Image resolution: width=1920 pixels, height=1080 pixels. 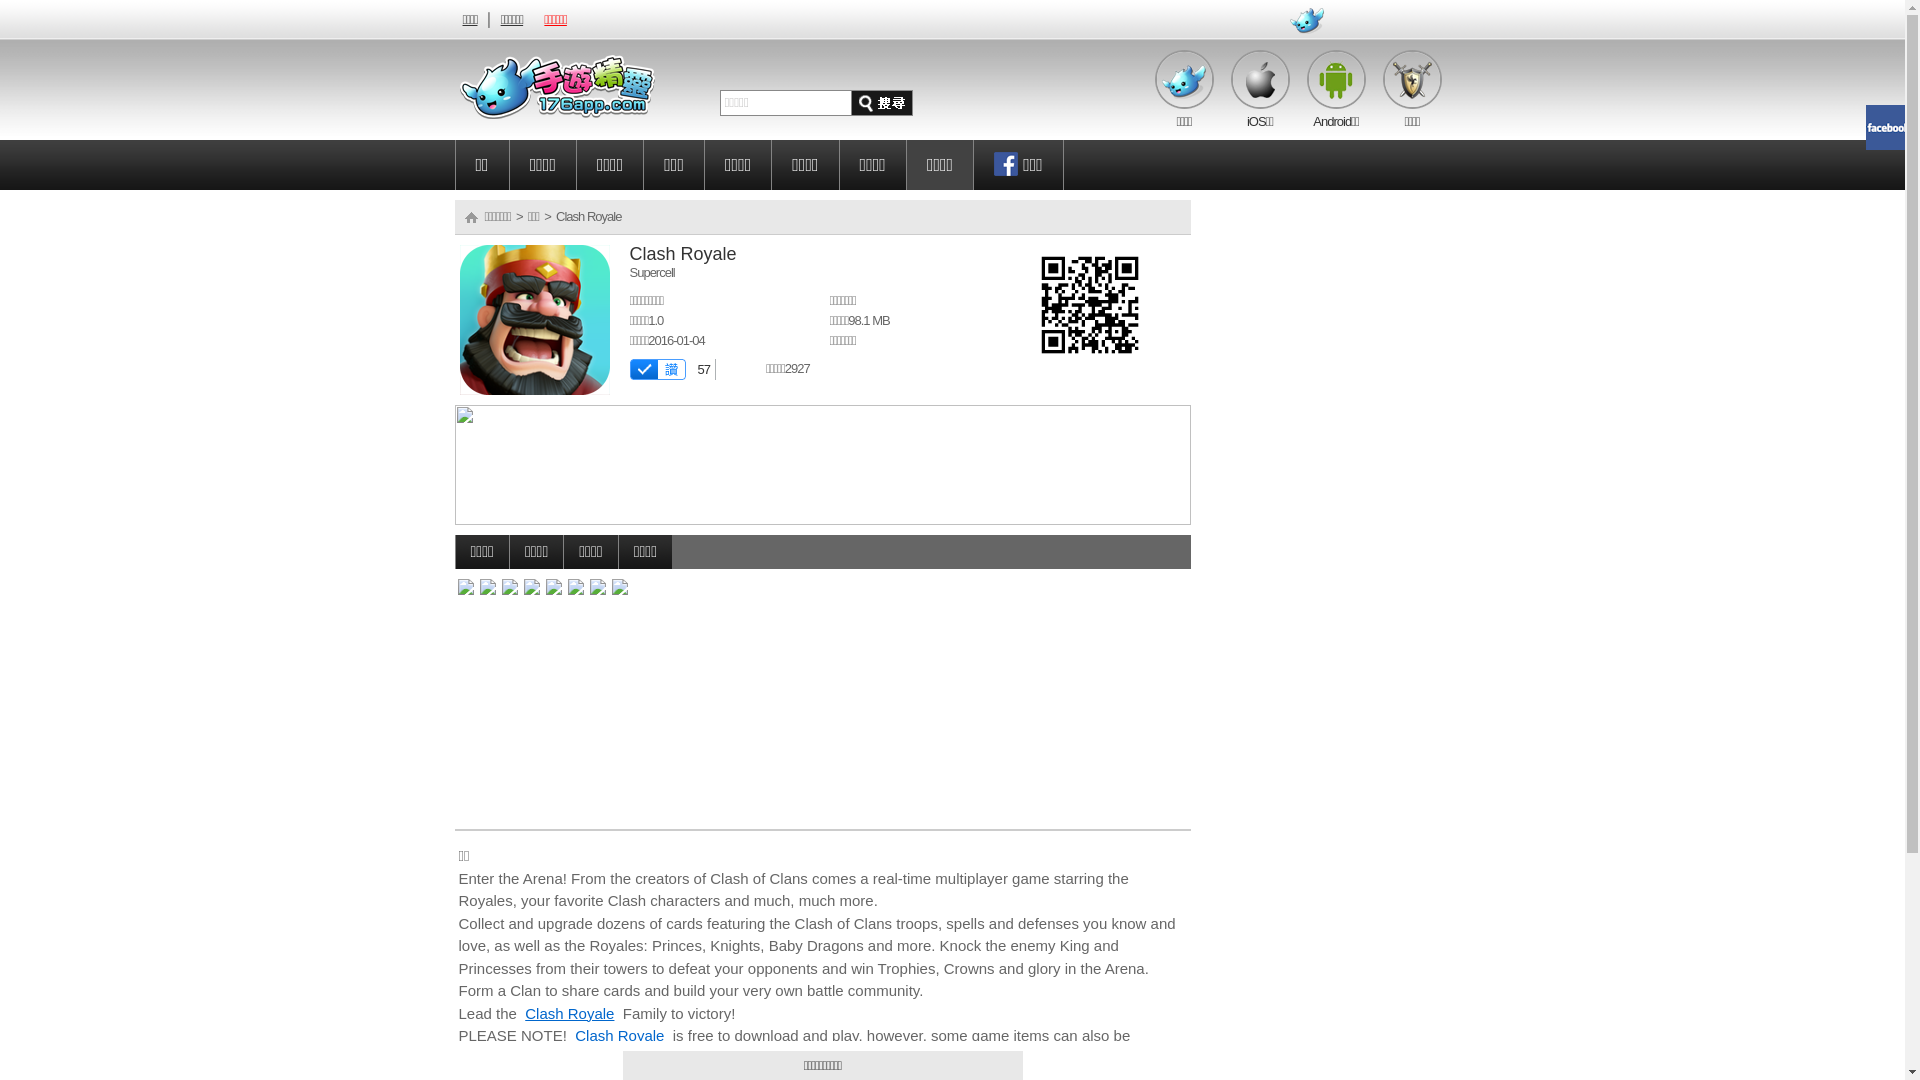 What do you see at coordinates (568, 1012) in the screenshot?
I see `'Clash Royale'` at bounding box center [568, 1012].